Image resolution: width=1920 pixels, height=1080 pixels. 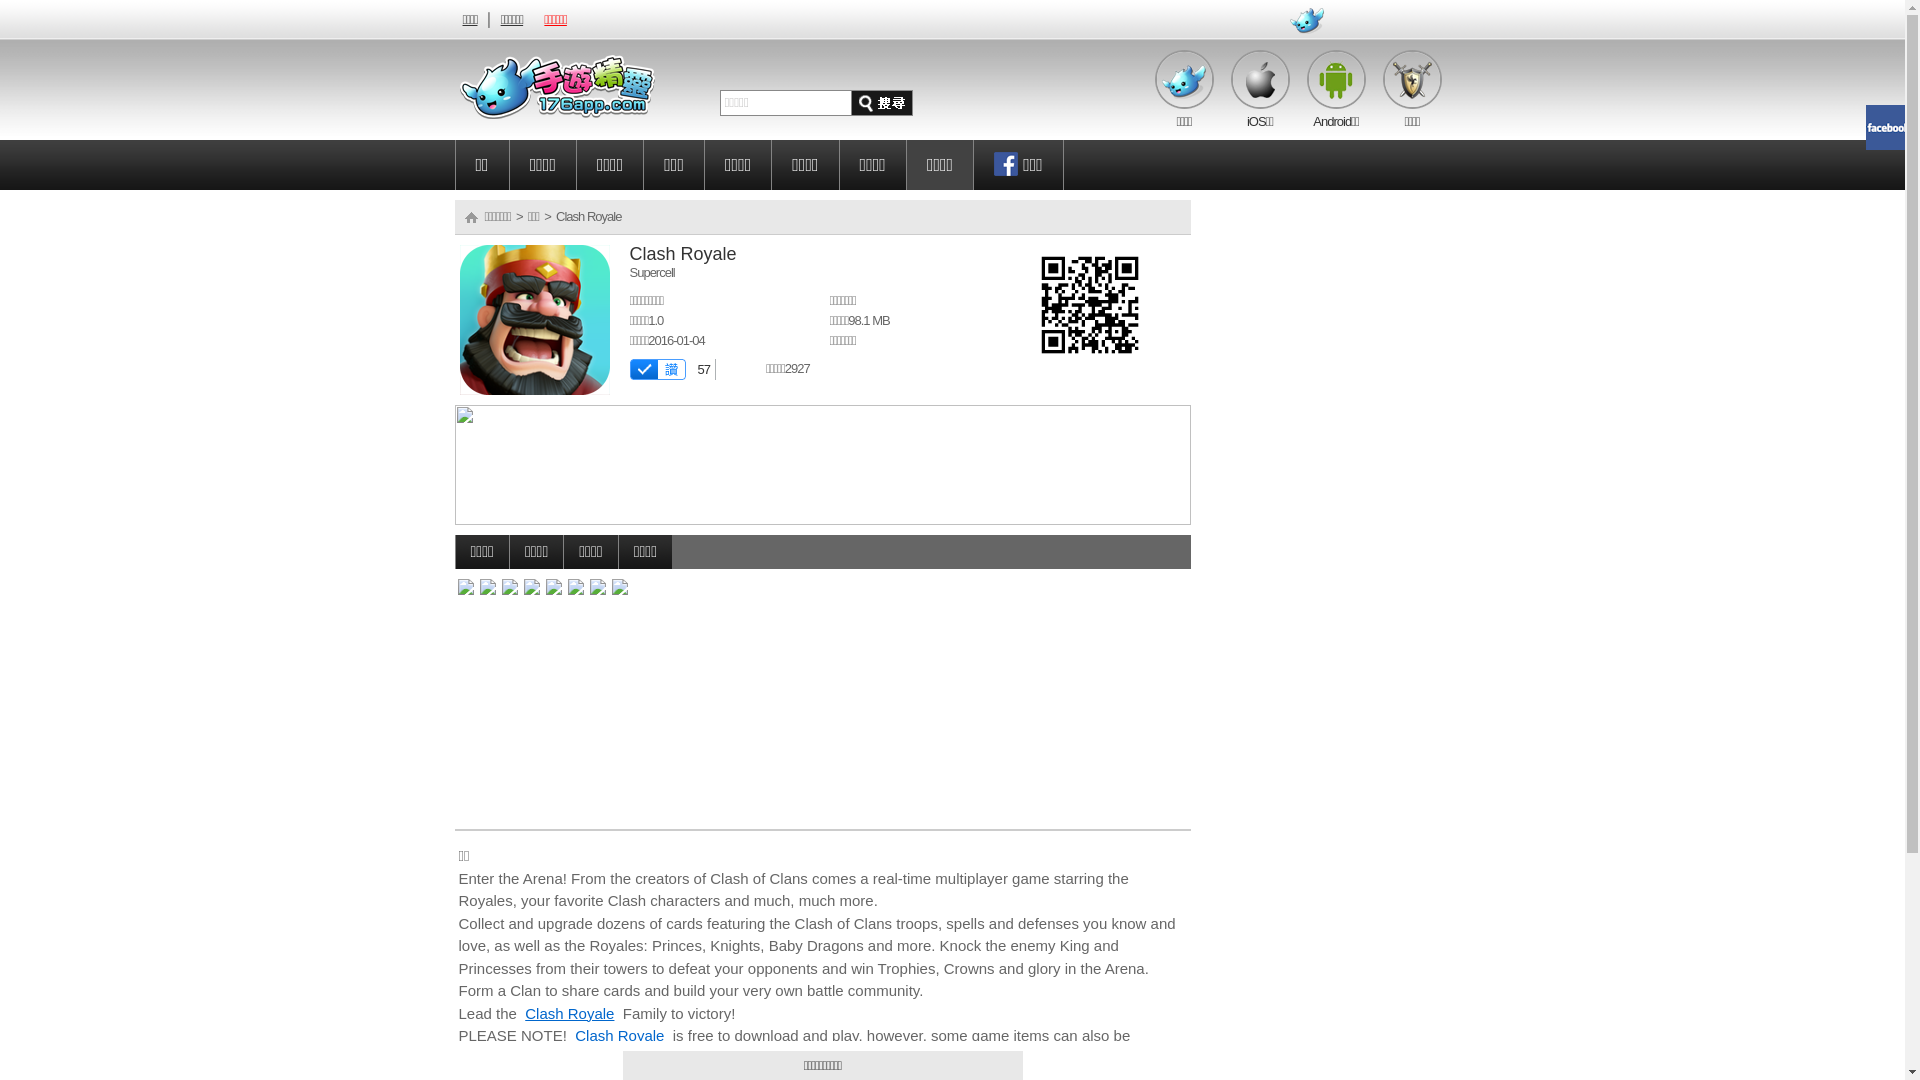 What do you see at coordinates (568, 1012) in the screenshot?
I see `'Clash Royale'` at bounding box center [568, 1012].